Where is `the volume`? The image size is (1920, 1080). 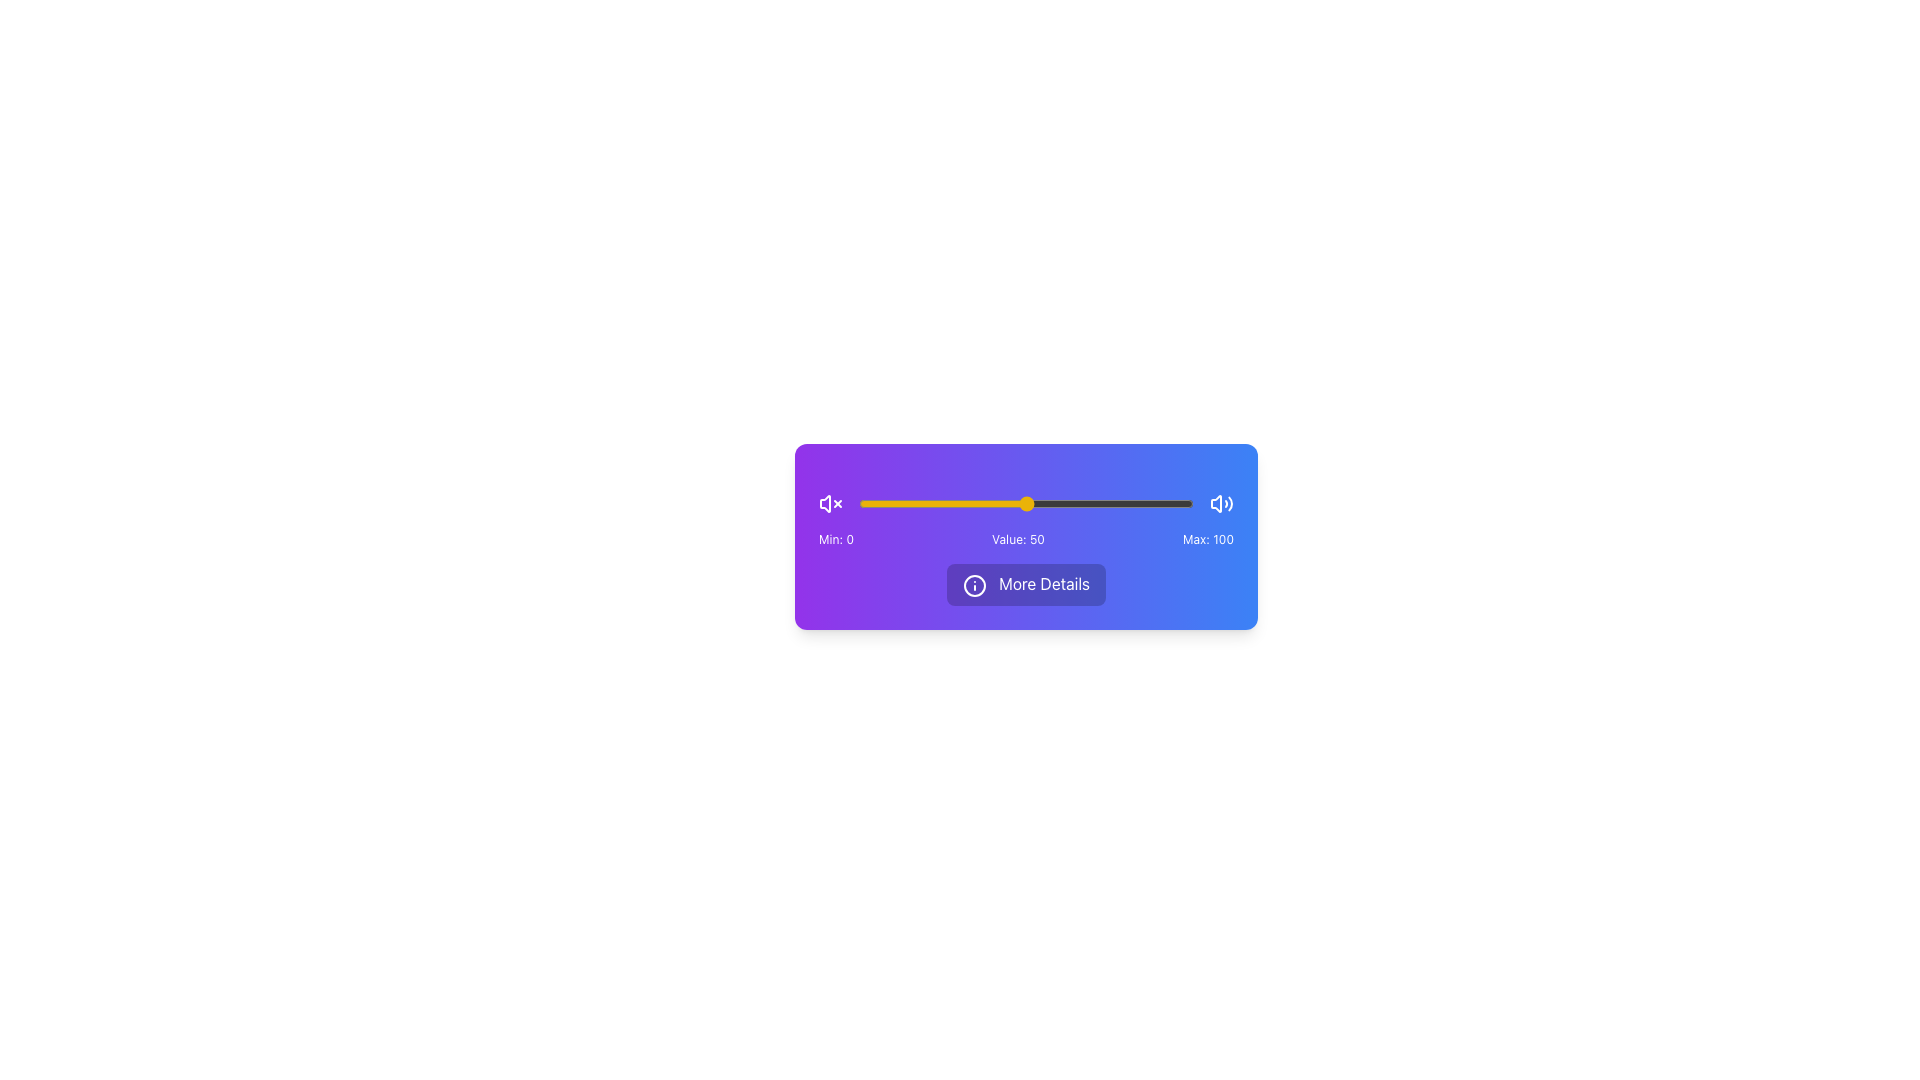 the volume is located at coordinates (1187, 503).